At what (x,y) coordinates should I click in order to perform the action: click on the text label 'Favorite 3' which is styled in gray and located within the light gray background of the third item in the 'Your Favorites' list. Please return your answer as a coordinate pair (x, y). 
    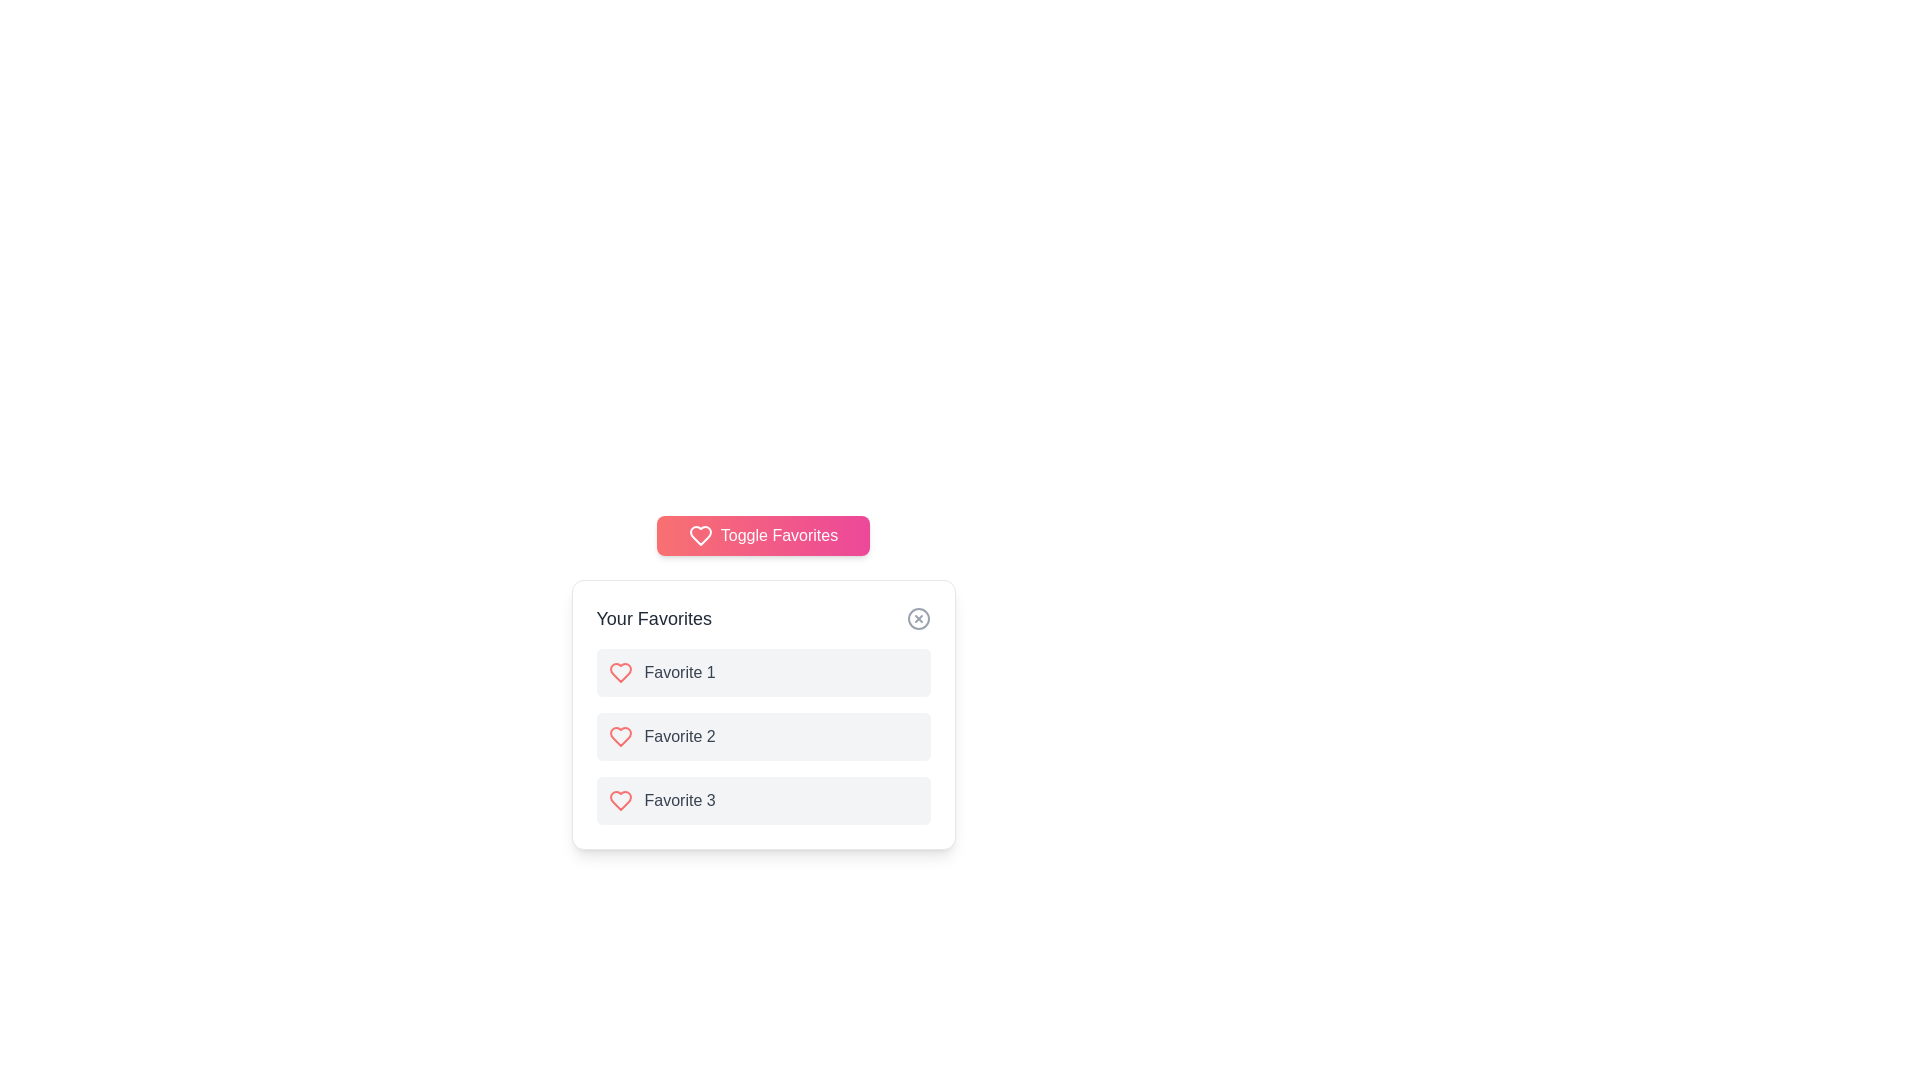
    Looking at the image, I should click on (680, 800).